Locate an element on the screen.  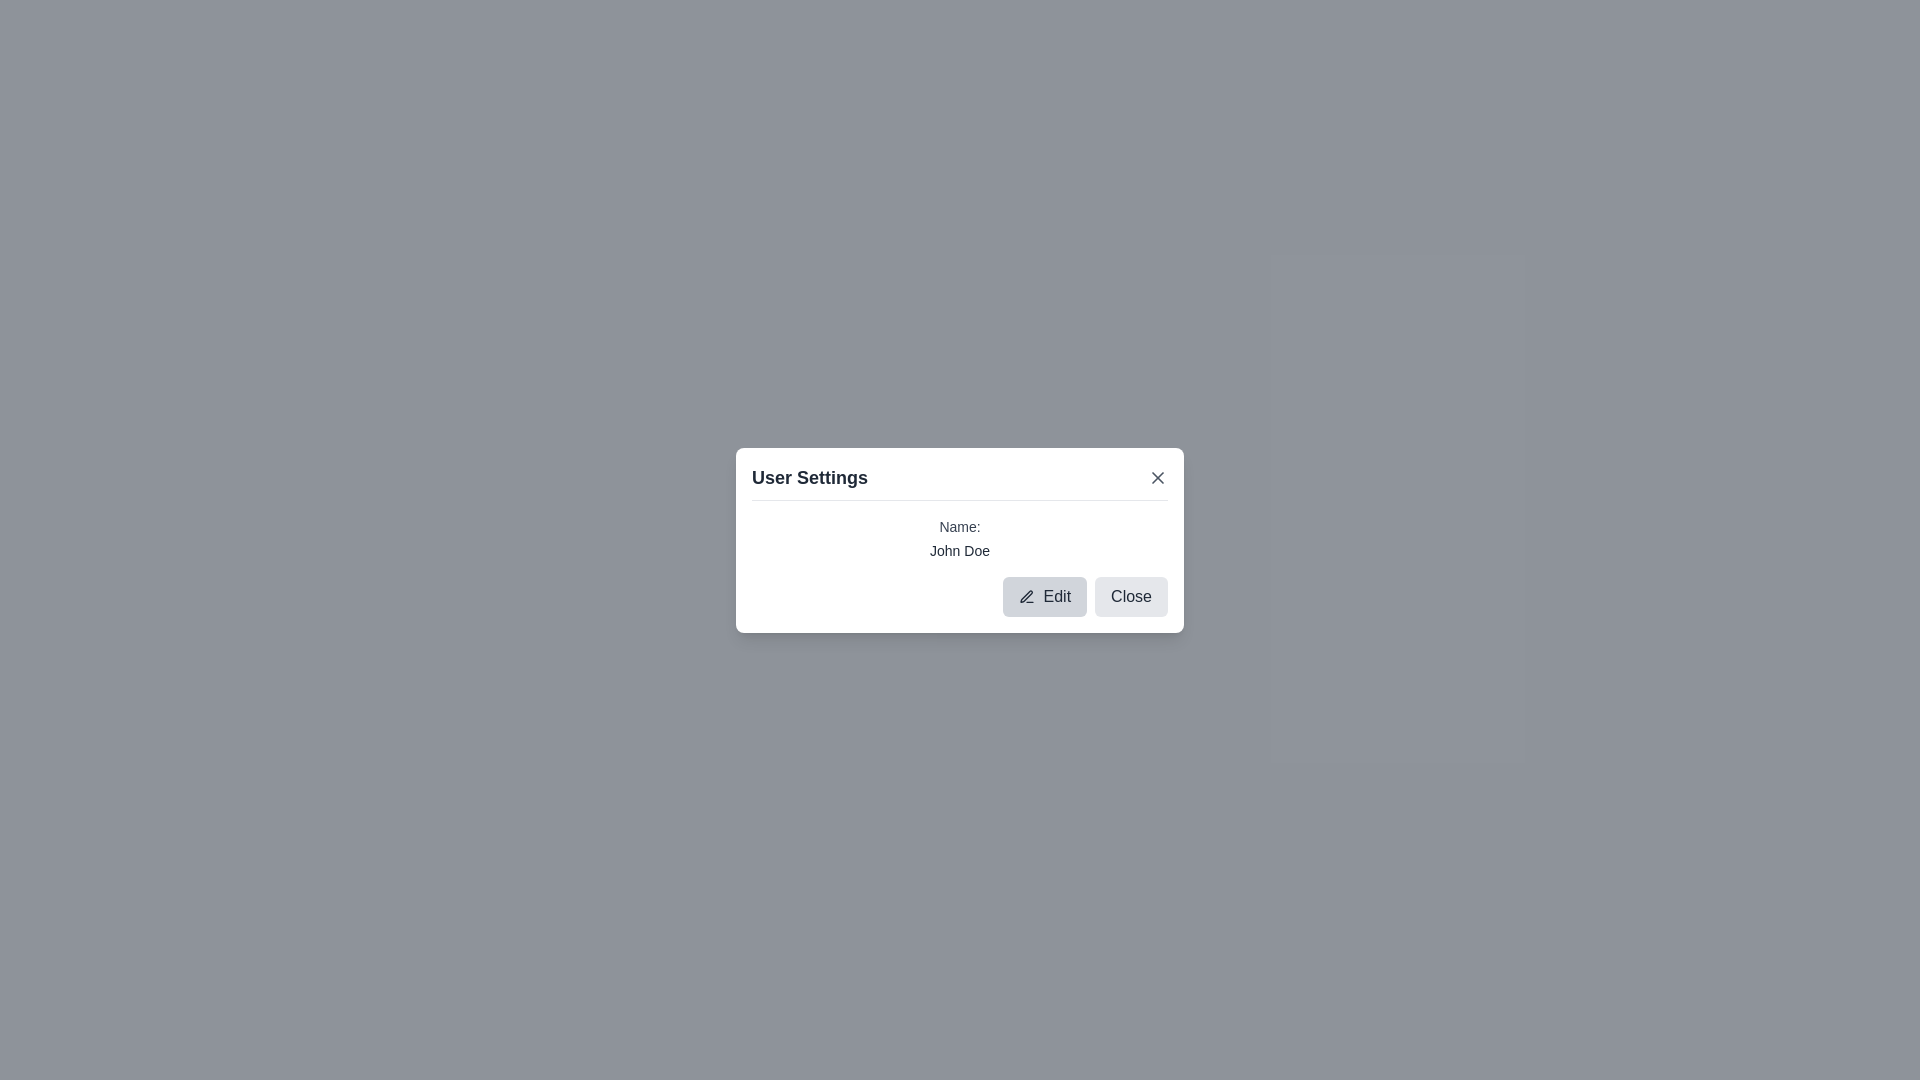
the 'Edit' button with a pen icon located in the lower-right corner of the 'User Settings' modal is located at coordinates (1044, 595).